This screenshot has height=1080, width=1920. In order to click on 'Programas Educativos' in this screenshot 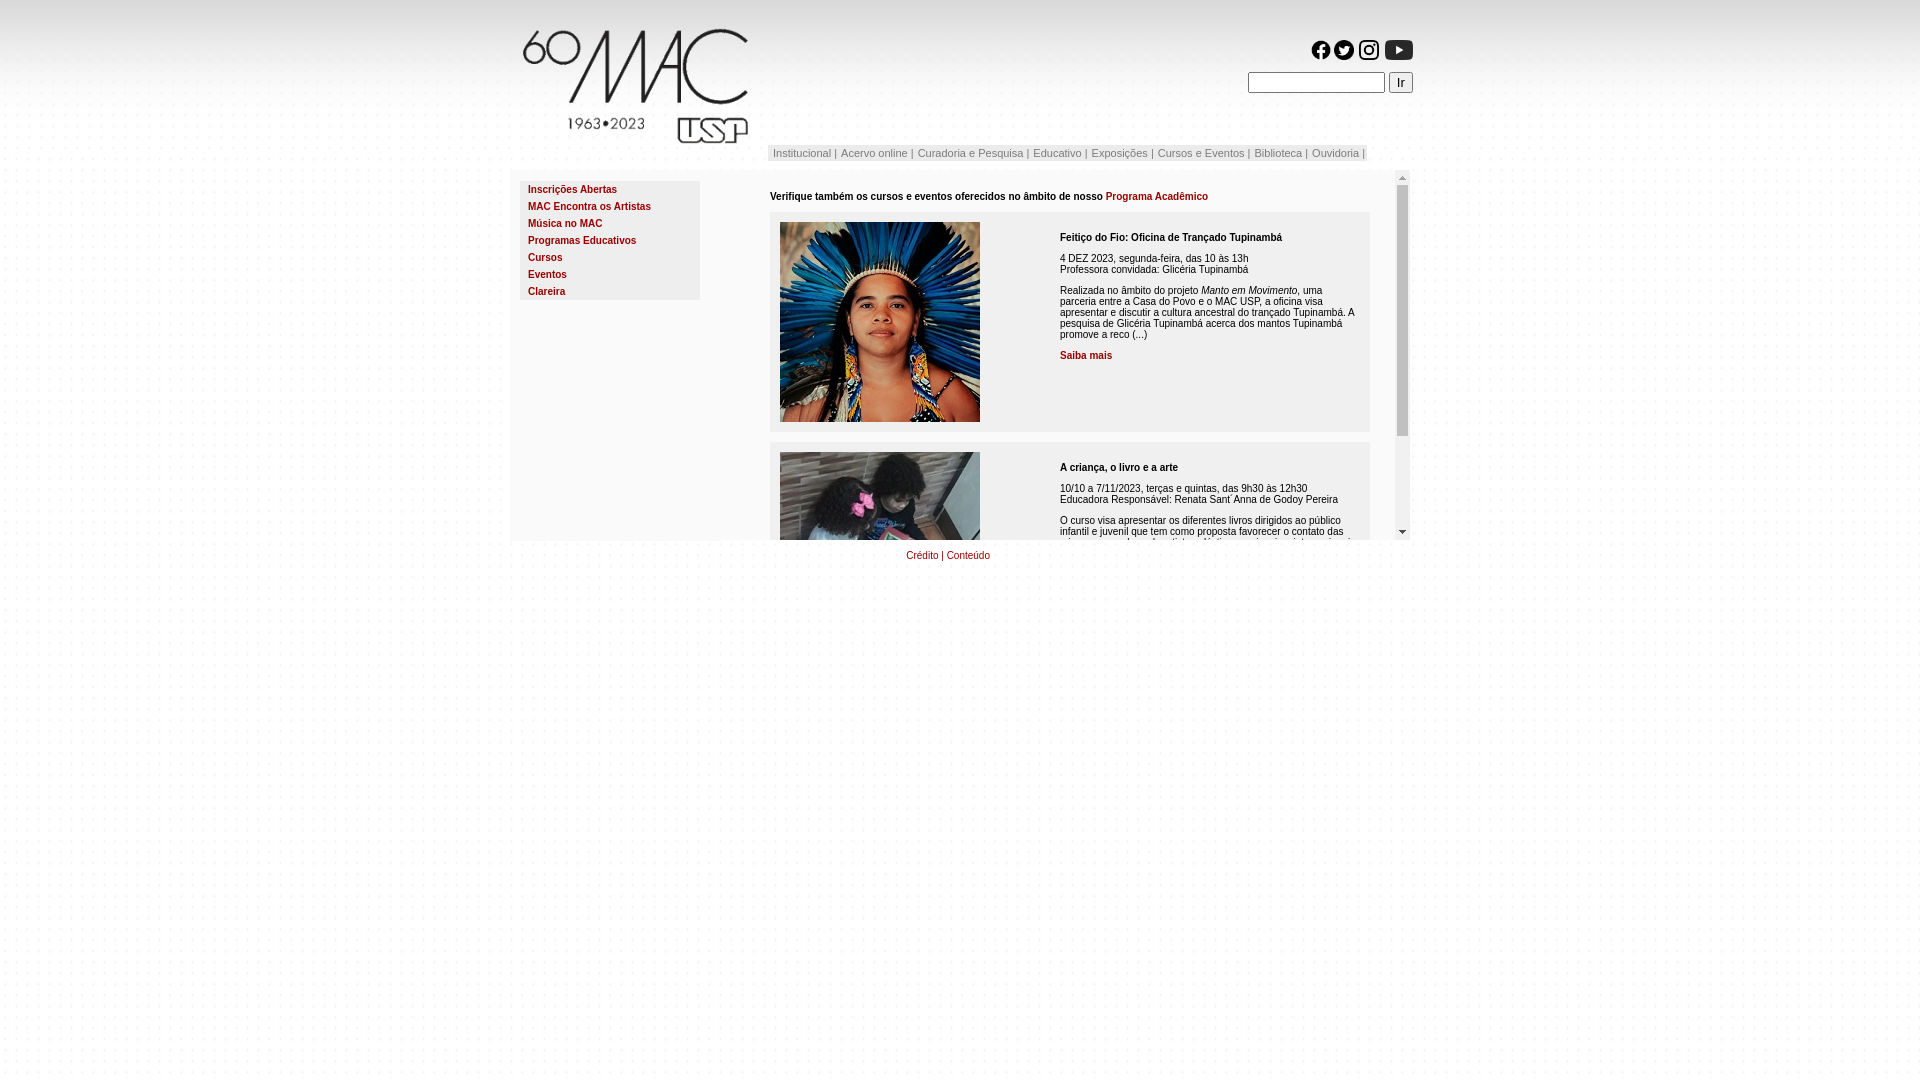, I will do `click(608, 239)`.